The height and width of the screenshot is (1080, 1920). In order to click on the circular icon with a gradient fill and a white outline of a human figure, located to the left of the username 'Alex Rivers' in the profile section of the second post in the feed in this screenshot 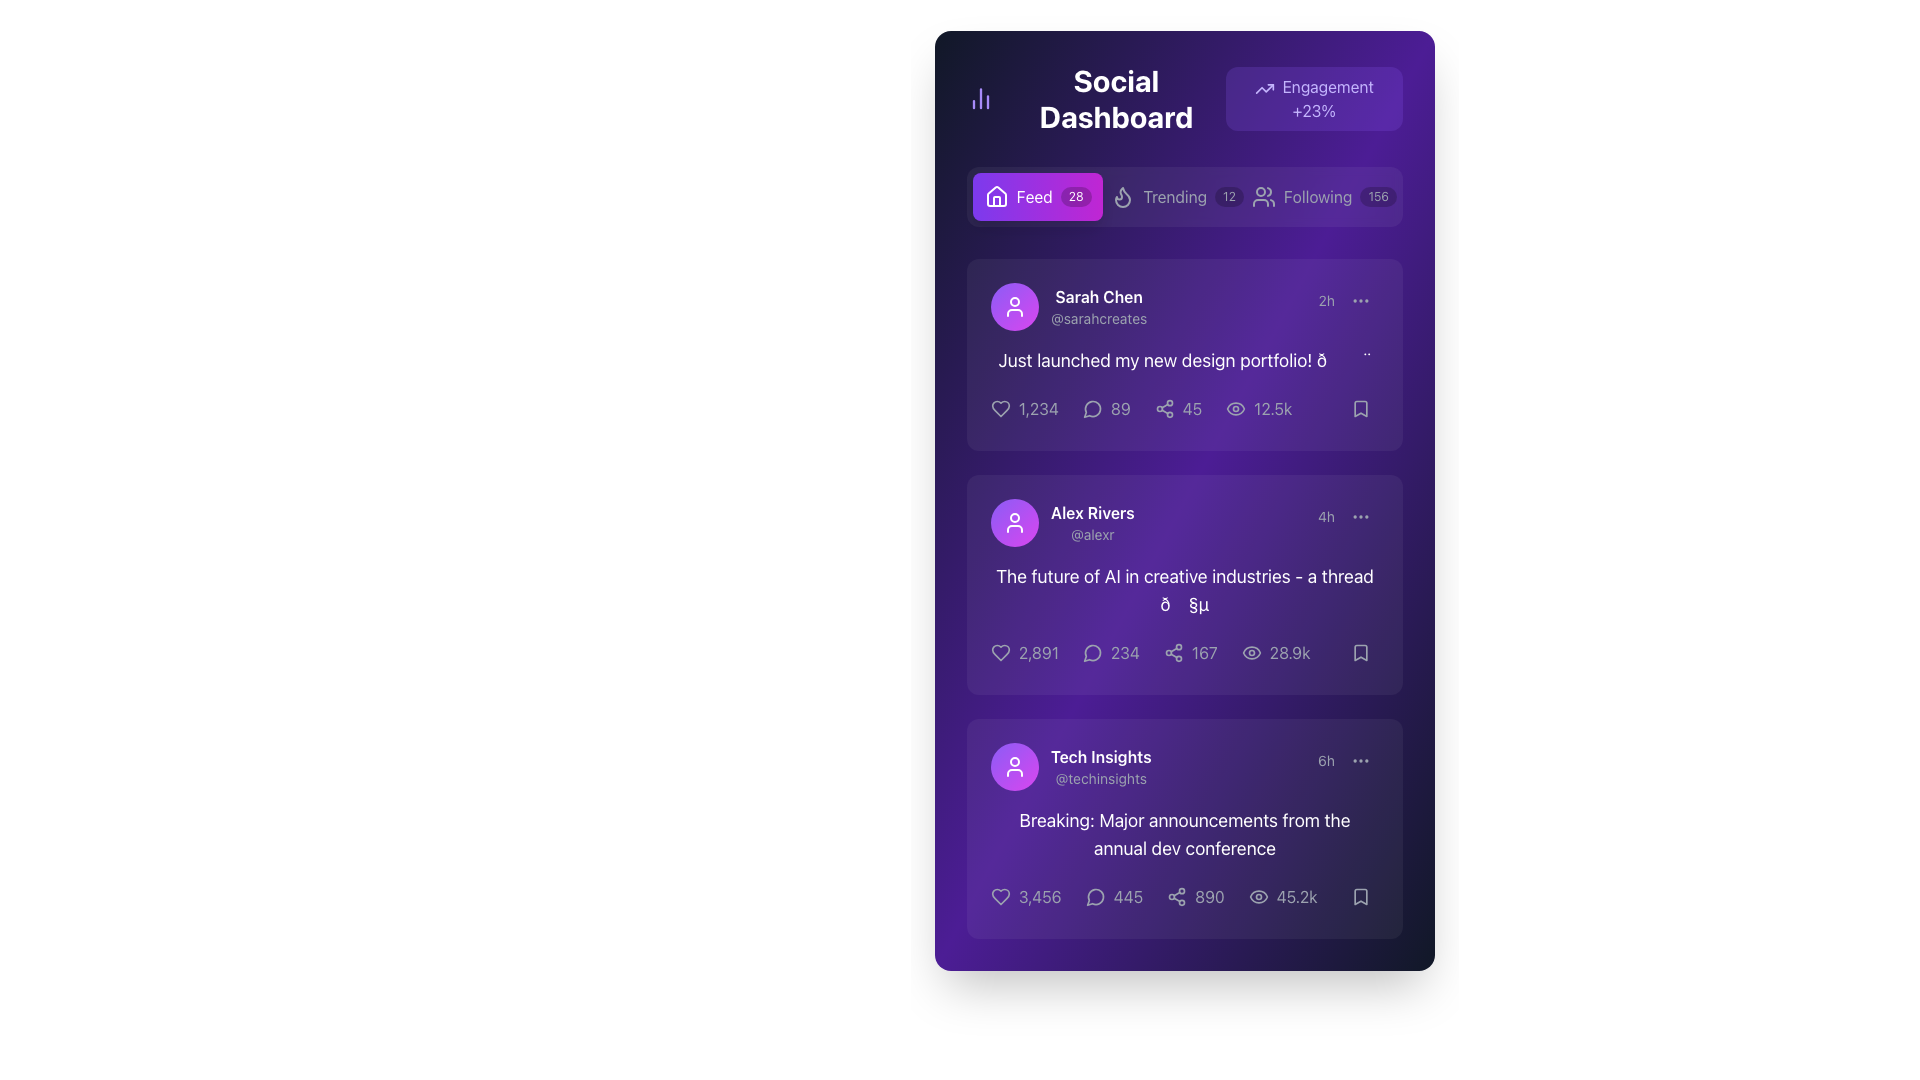, I will do `click(1014, 522)`.